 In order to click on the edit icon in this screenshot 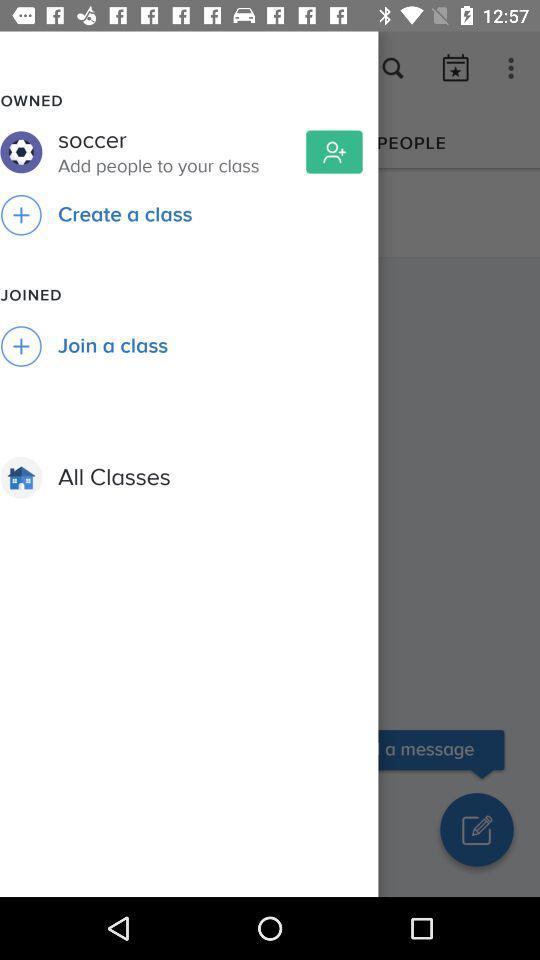, I will do `click(475, 829)`.